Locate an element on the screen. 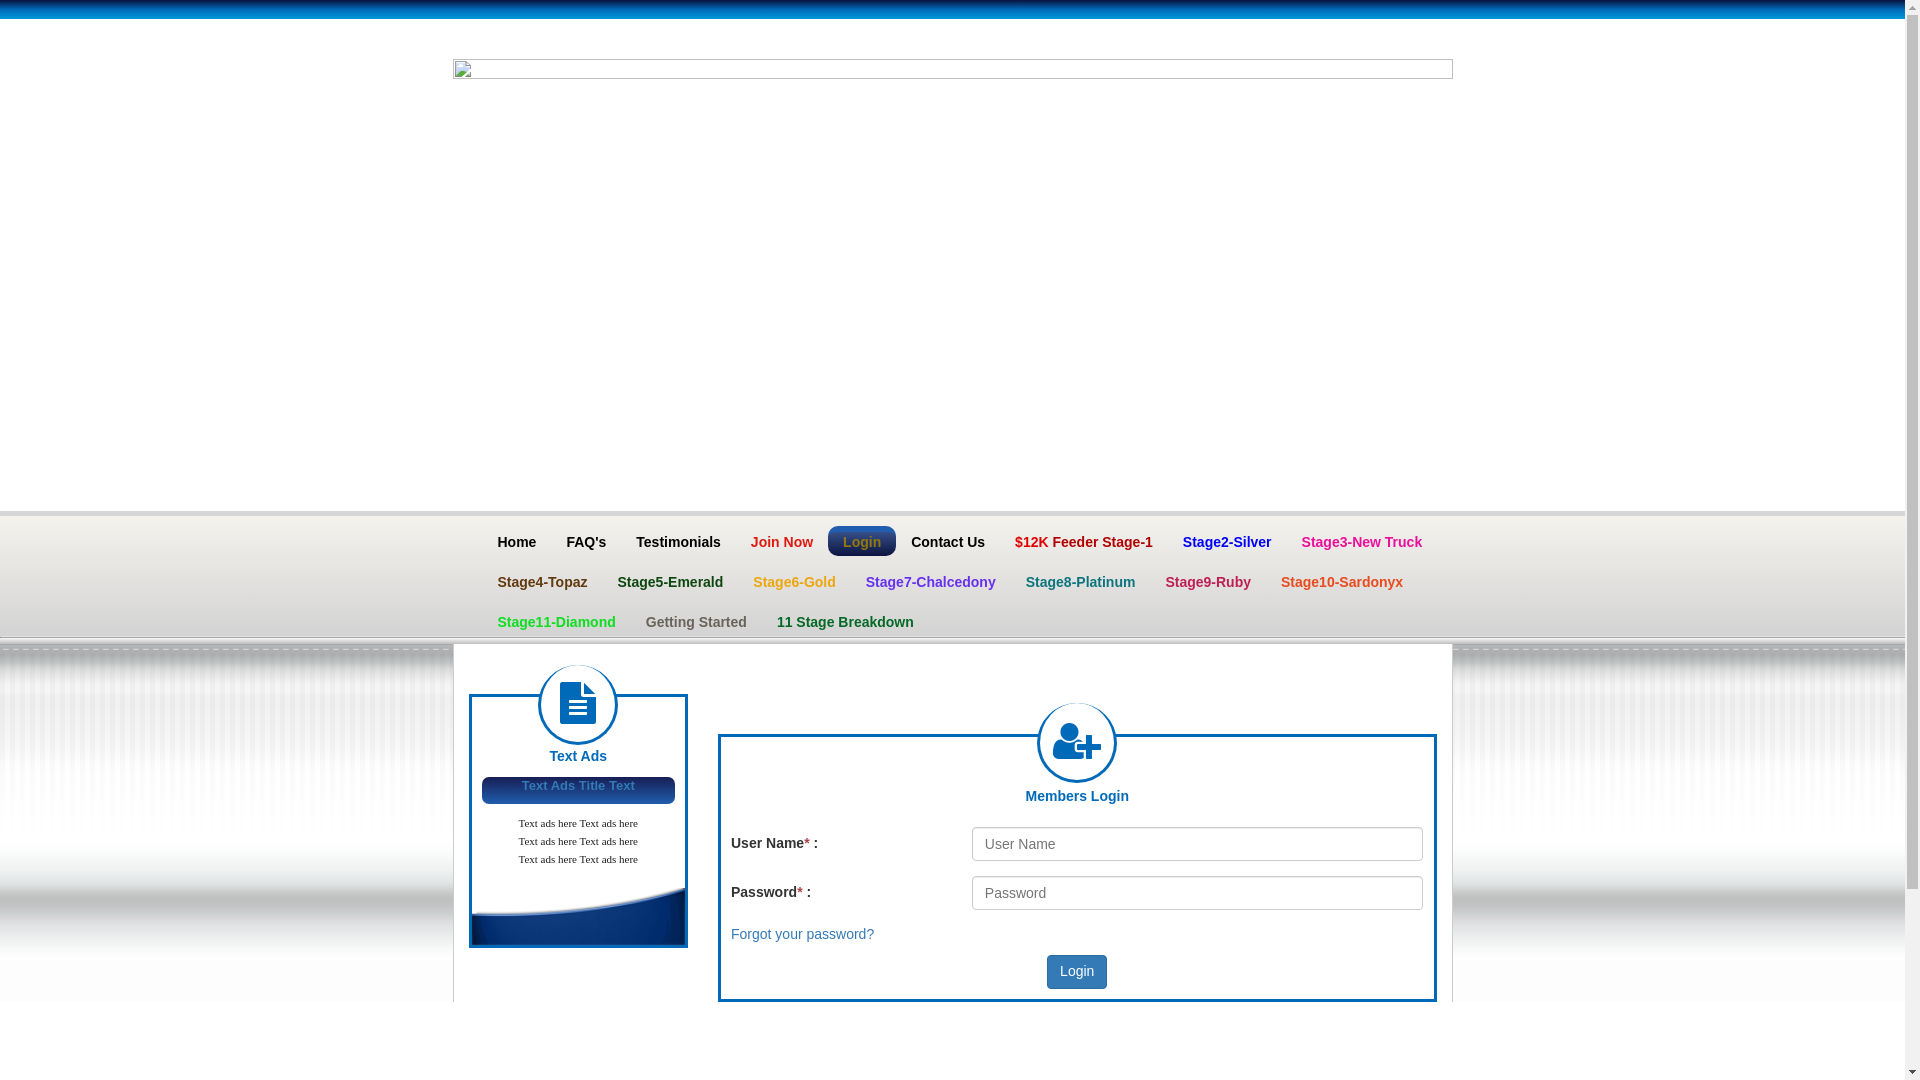 The width and height of the screenshot is (1920, 1080). 'Stage9-Ruby' is located at coordinates (1207, 581).